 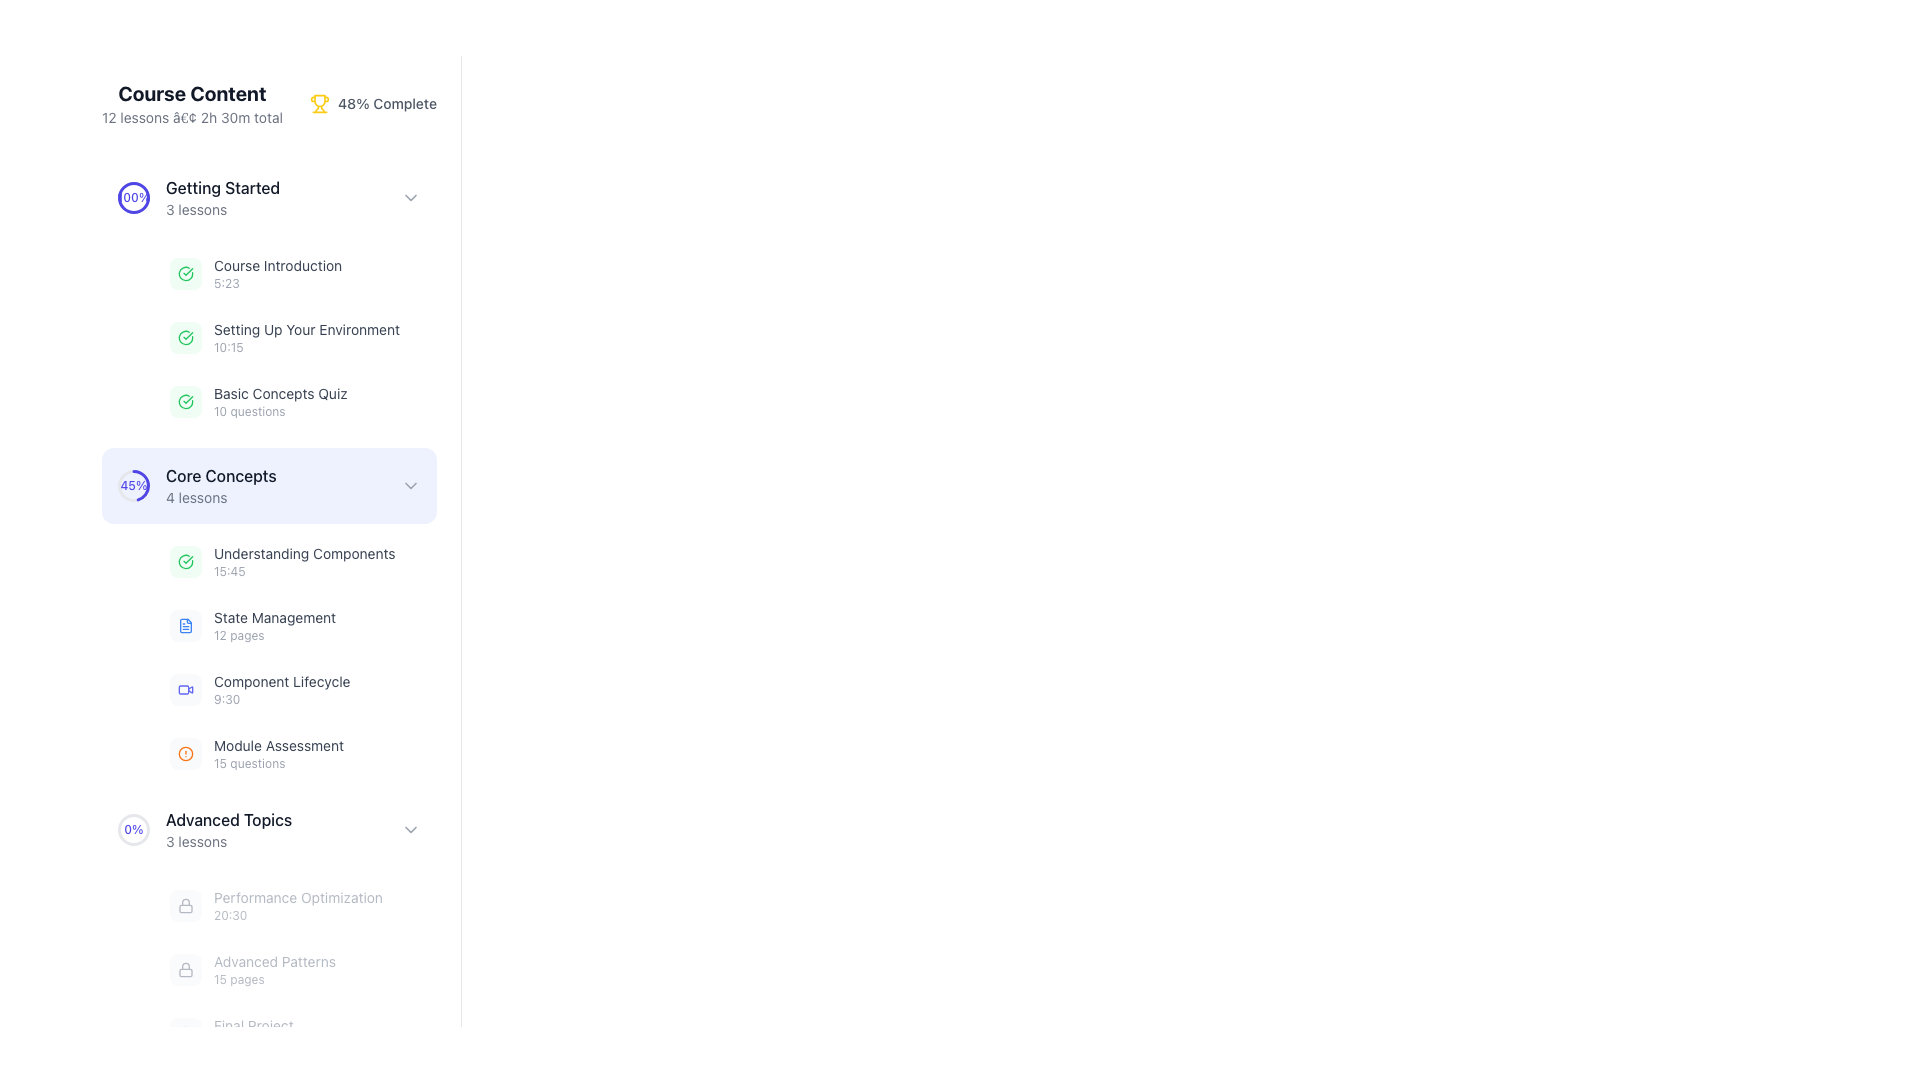 I want to click on the downward arrow icon of the 'Getting Started' expandable section, so click(x=268, y=197).